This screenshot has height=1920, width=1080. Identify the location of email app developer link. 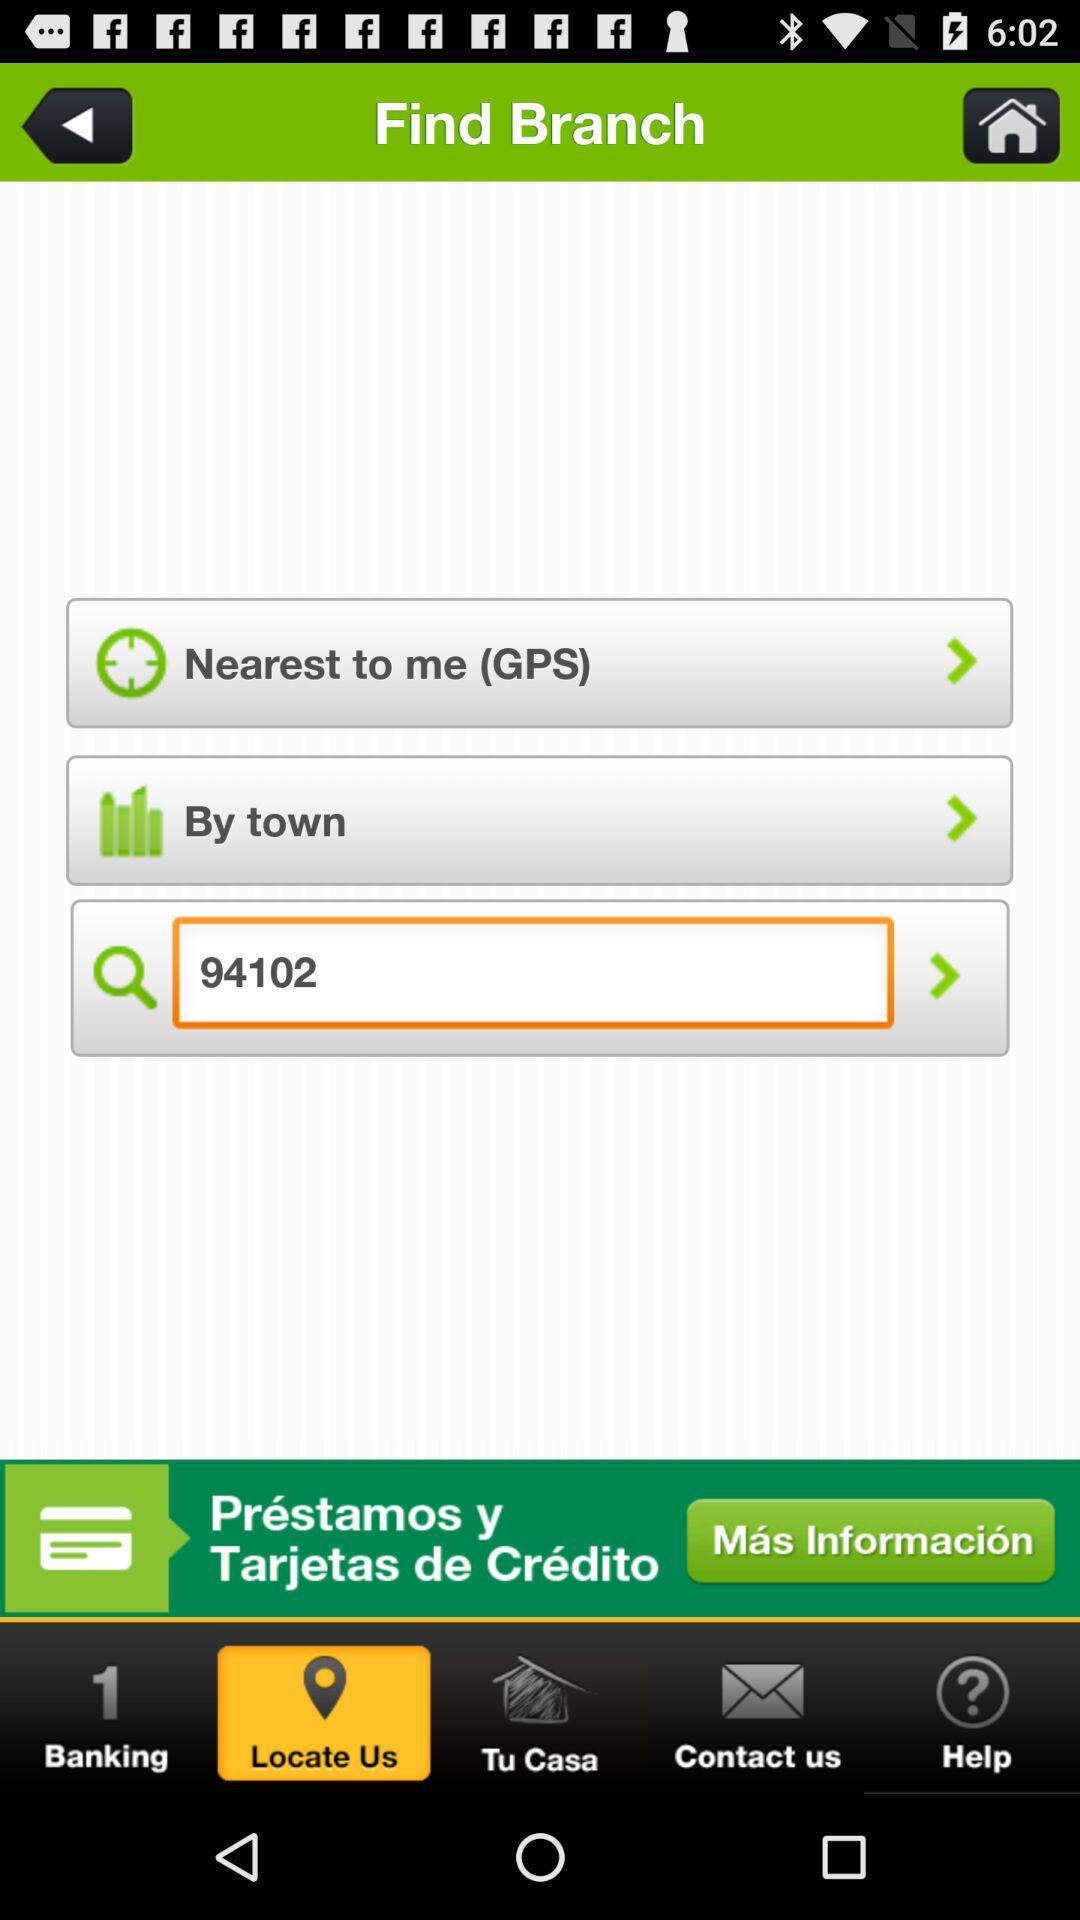
(756, 1707).